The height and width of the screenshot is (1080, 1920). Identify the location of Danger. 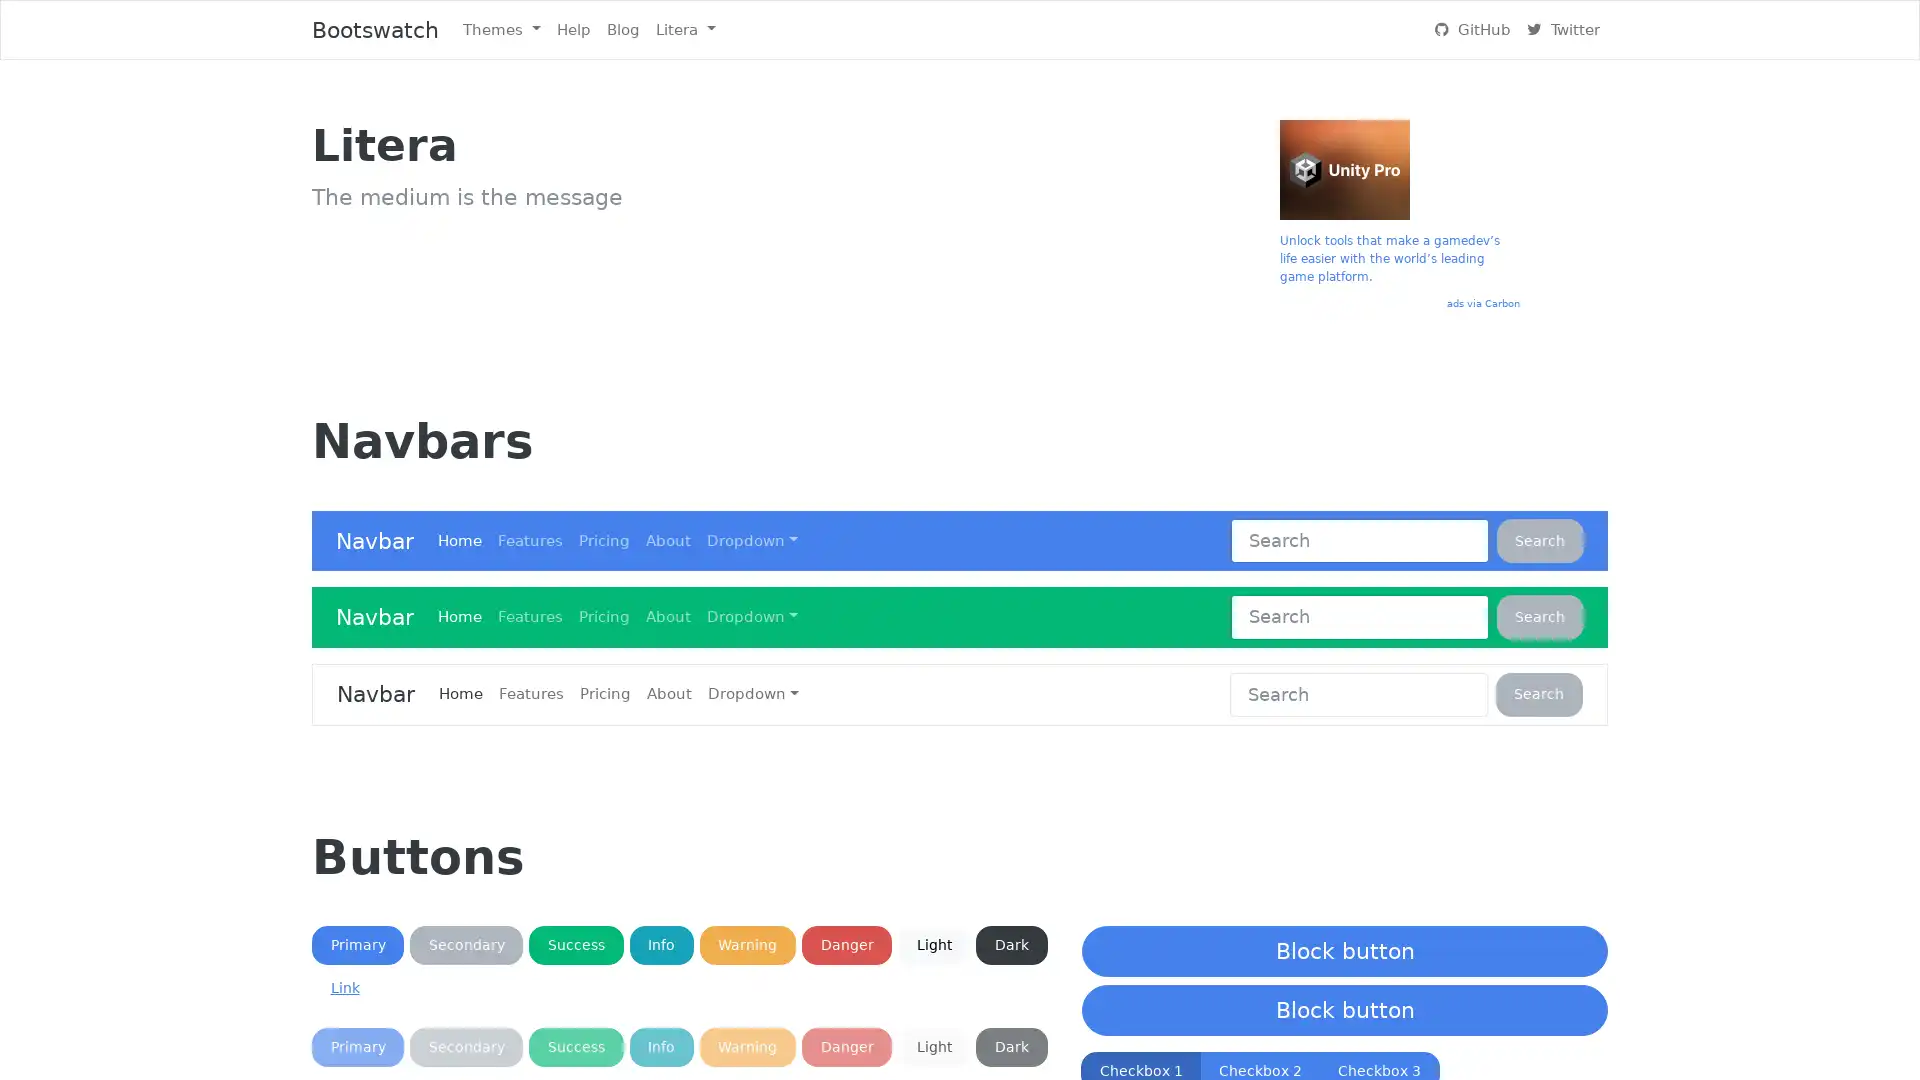
(846, 1046).